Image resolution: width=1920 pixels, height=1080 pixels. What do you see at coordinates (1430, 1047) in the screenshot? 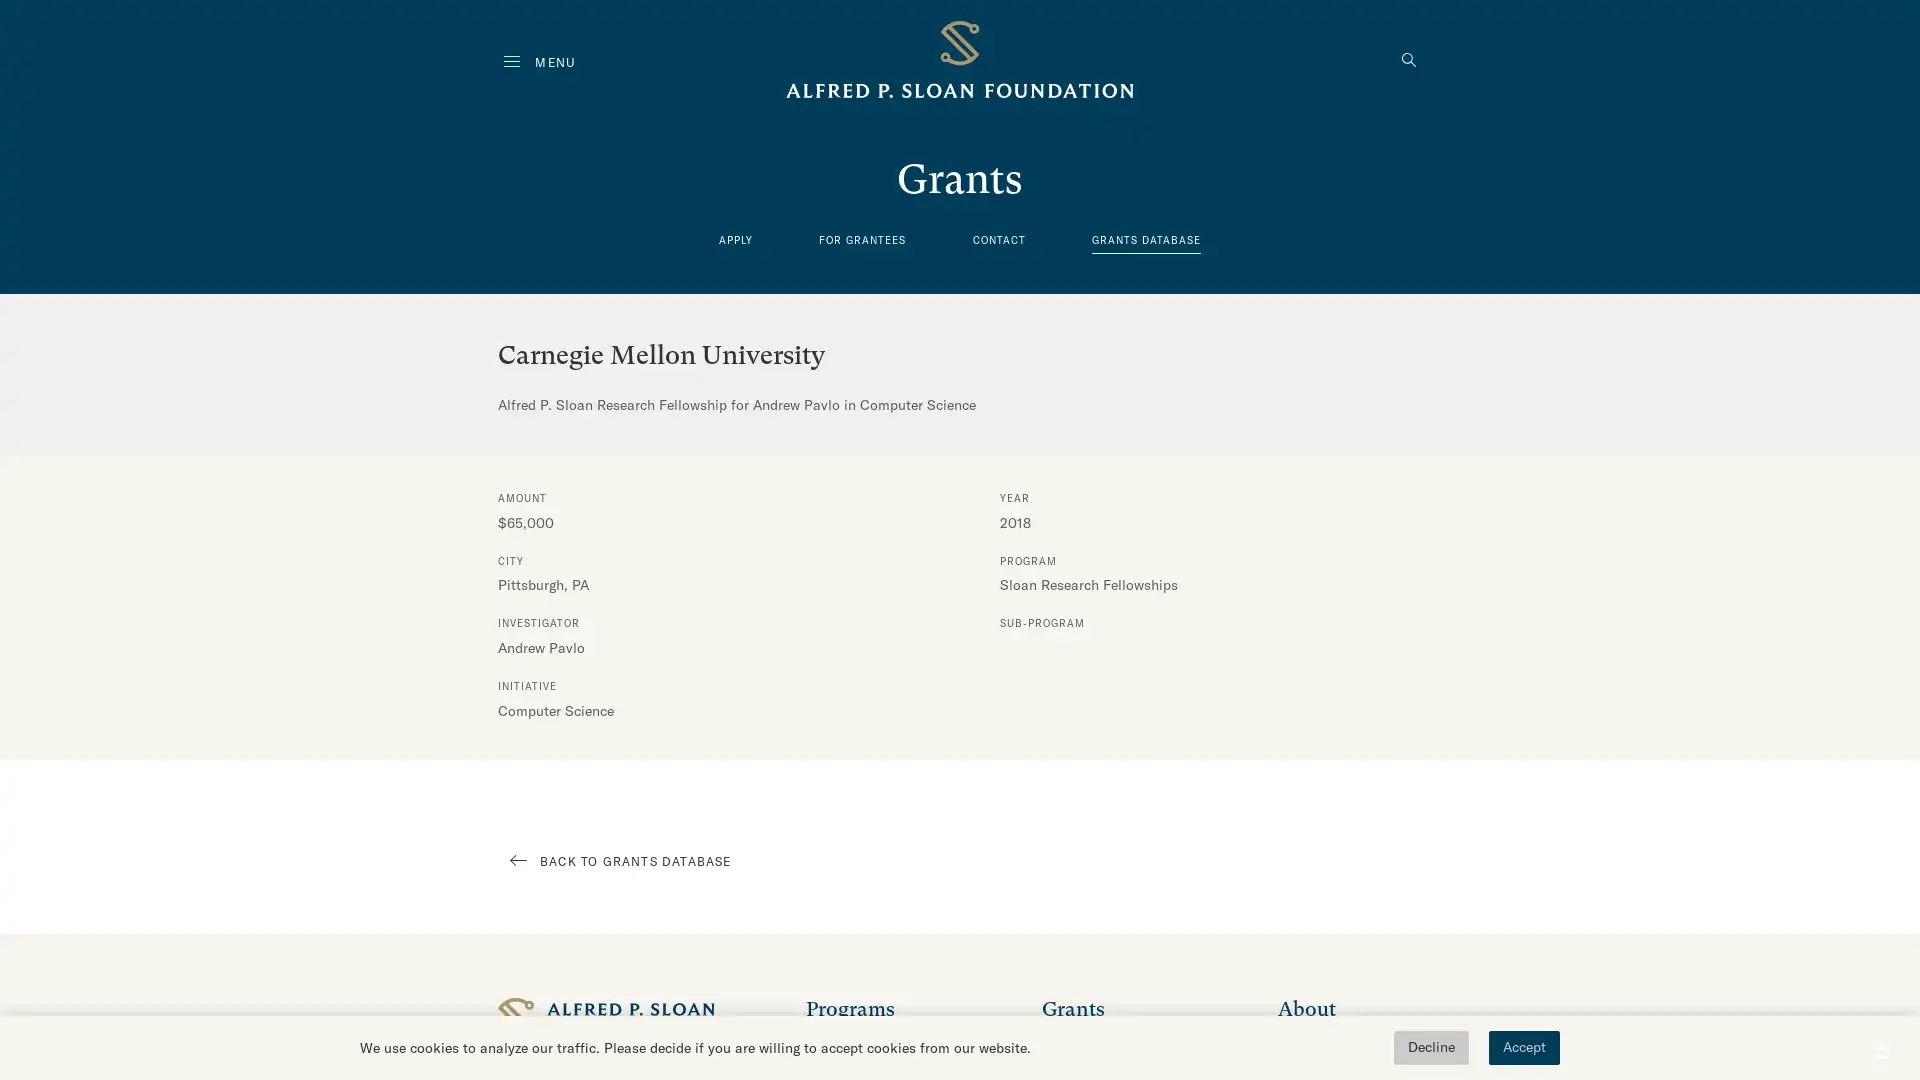
I see `Decline` at bounding box center [1430, 1047].